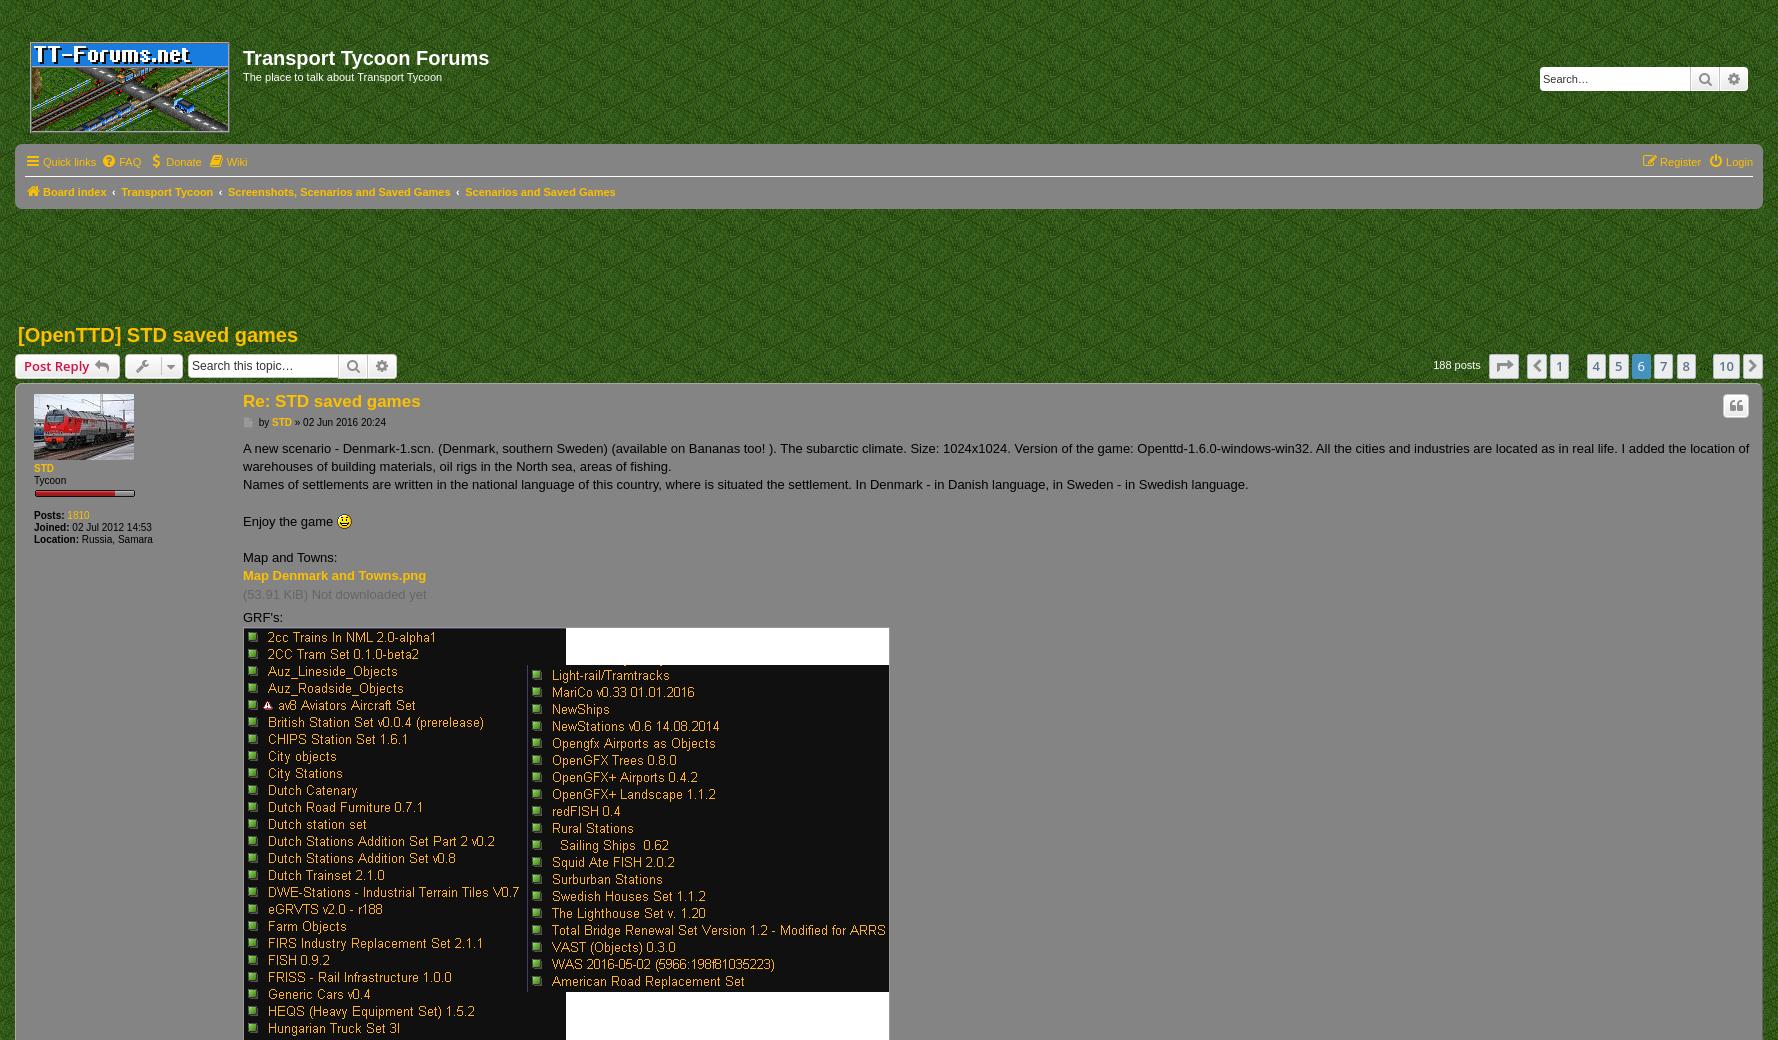 Image resolution: width=1778 pixels, height=1040 pixels. Describe the element at coordinates (183, 162) in the screenshot. I see `'Donate'` at that location.